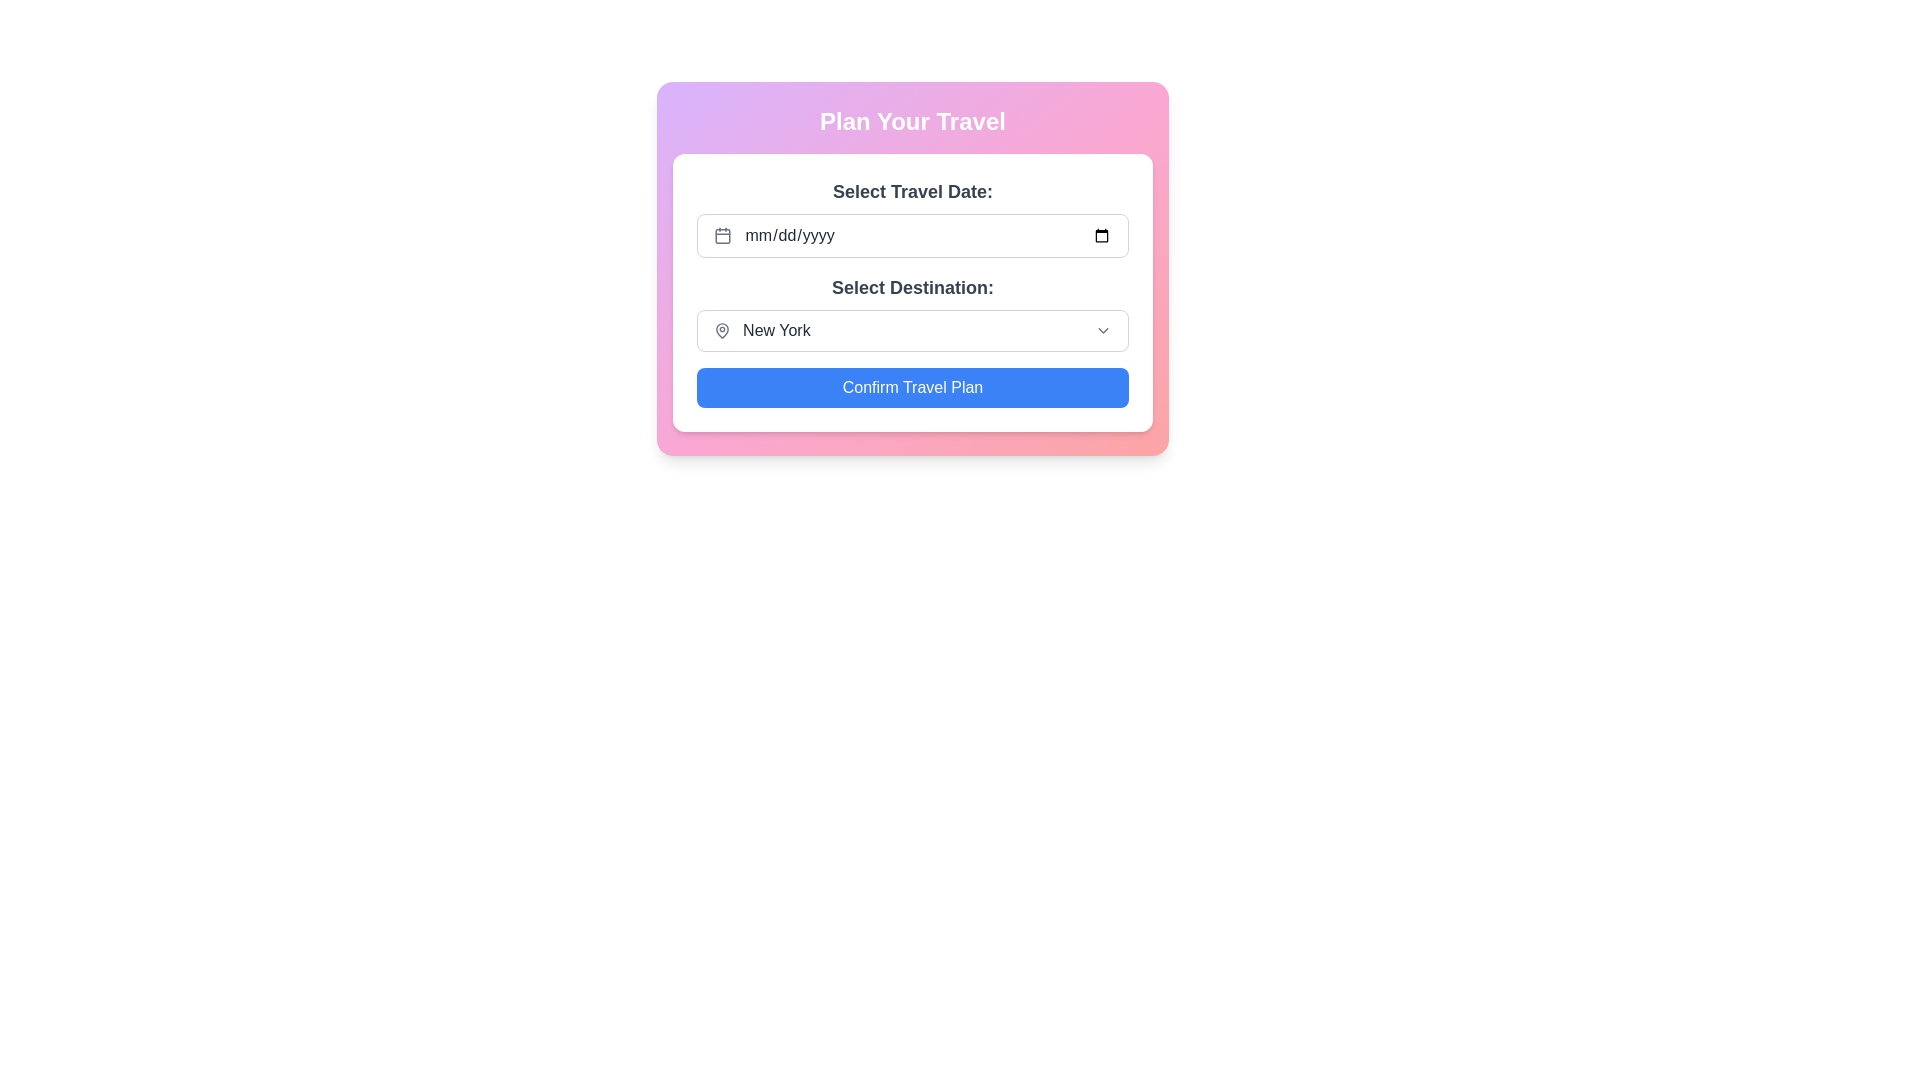  I want to click on the map pin icon, which is a hollow style SVG icon in gray color located to the left of the text 'New York', so click(721, 330).